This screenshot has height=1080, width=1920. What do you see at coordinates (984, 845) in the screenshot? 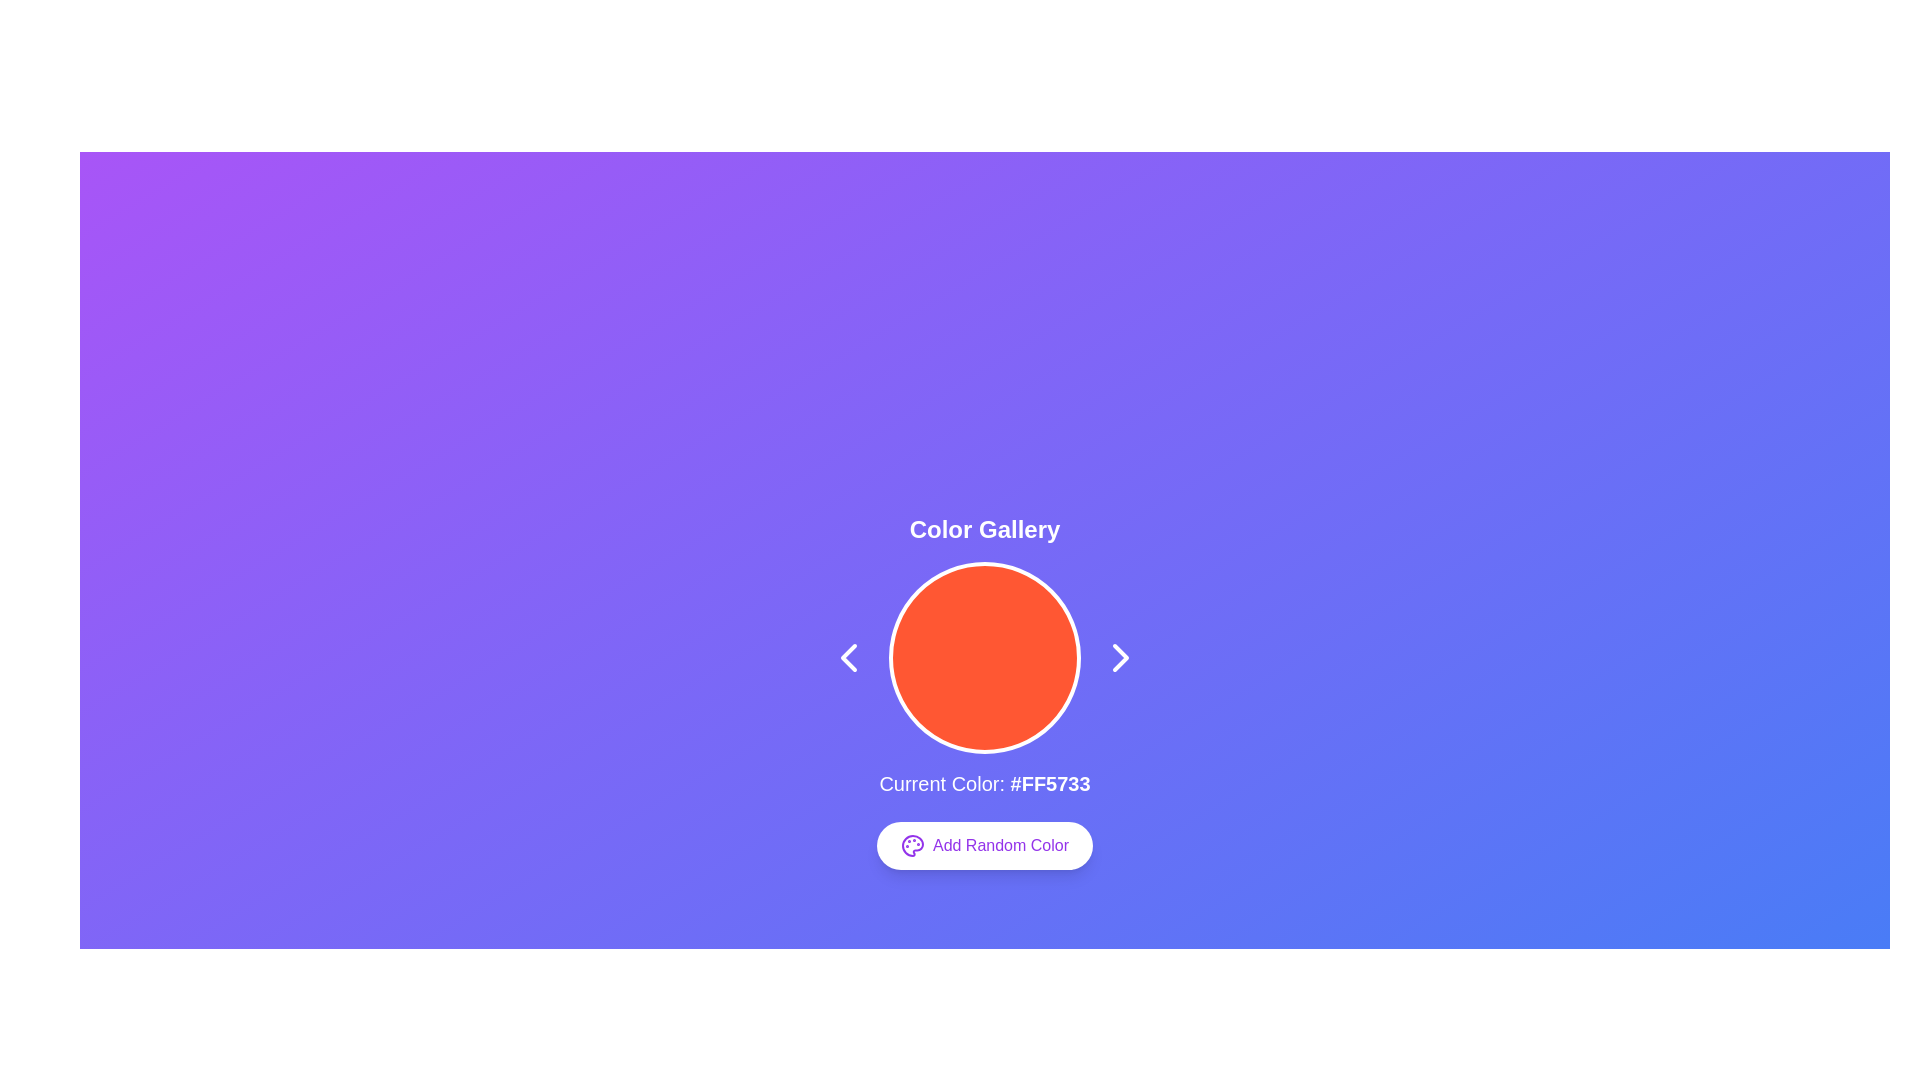
I see `the button that adds a new random color to the current color display, located beneath the text 'Current Color: #FF5733'` at bounding box center [984, 845].